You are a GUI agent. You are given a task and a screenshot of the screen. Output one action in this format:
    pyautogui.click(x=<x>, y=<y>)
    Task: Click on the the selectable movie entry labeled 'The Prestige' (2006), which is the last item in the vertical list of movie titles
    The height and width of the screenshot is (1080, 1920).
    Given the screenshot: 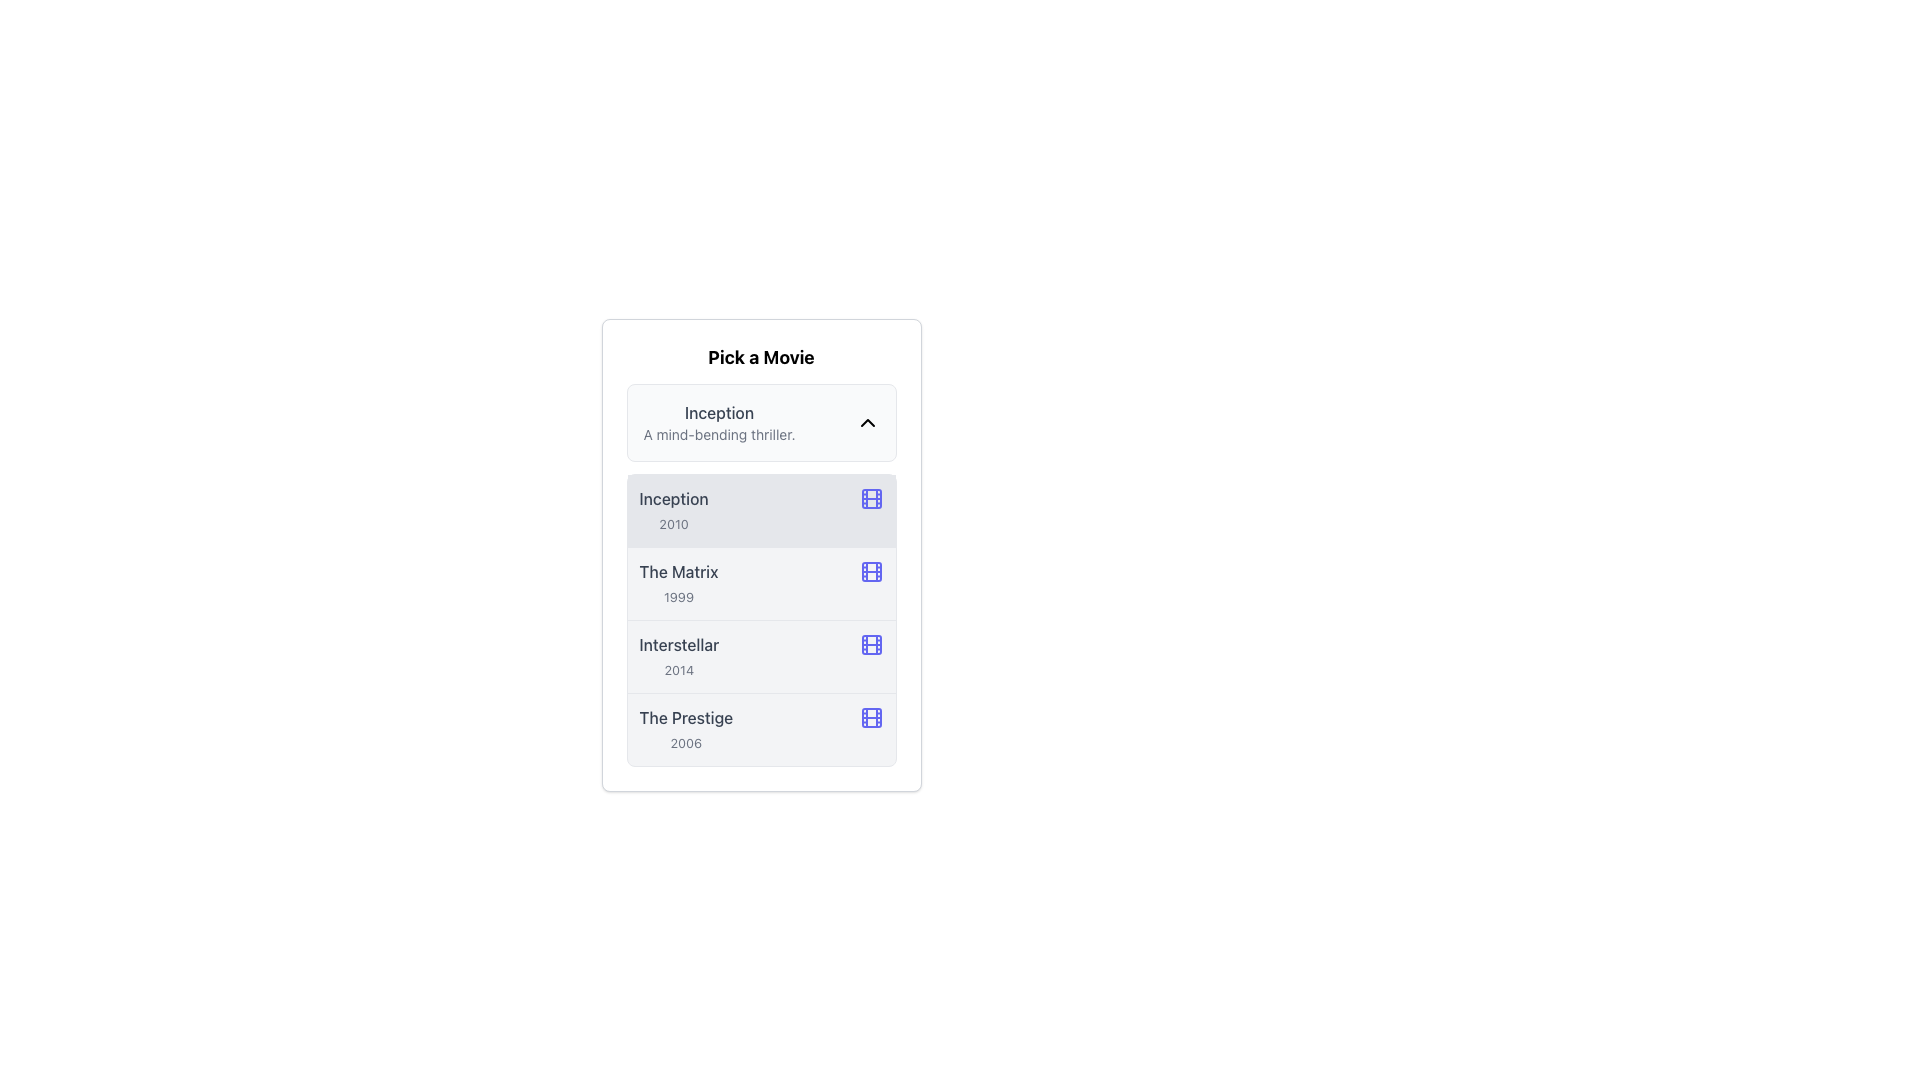 What is the action you would take?
    pyautogui.click(x=686, y=729)
    